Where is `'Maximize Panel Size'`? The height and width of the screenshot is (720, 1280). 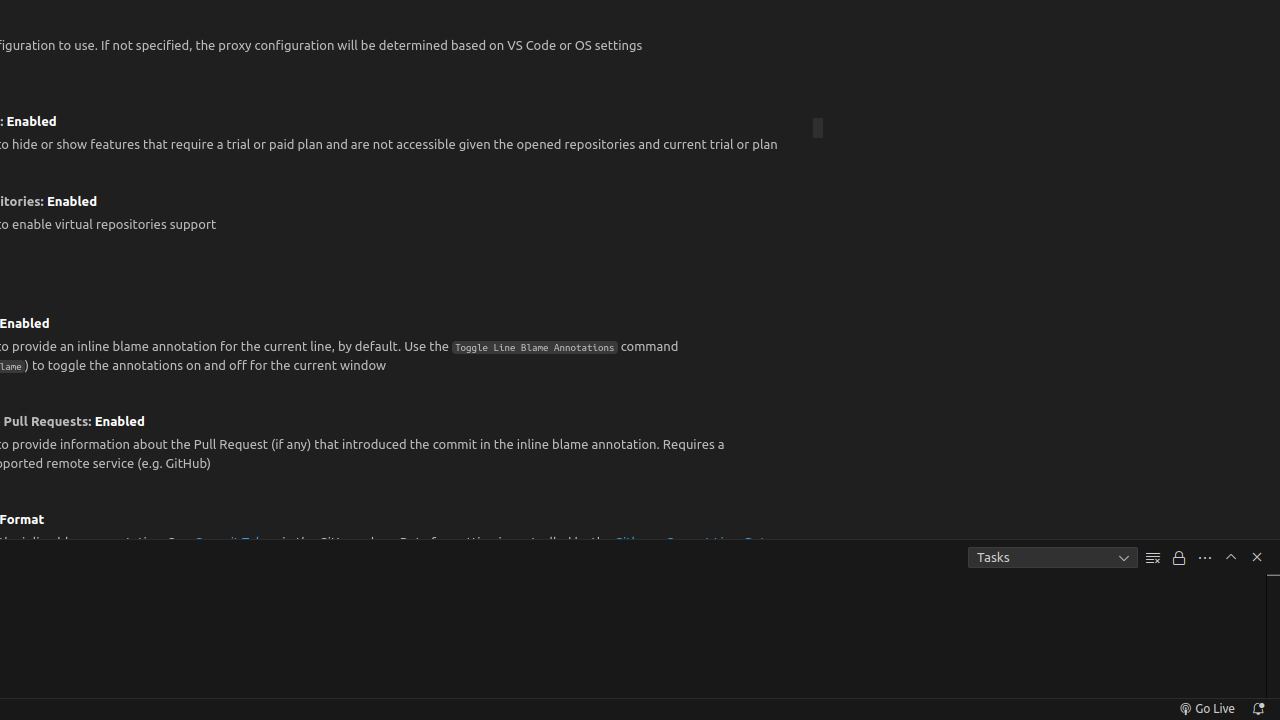
'Maximize Panel Size' is located at coordinates (1229, 556).